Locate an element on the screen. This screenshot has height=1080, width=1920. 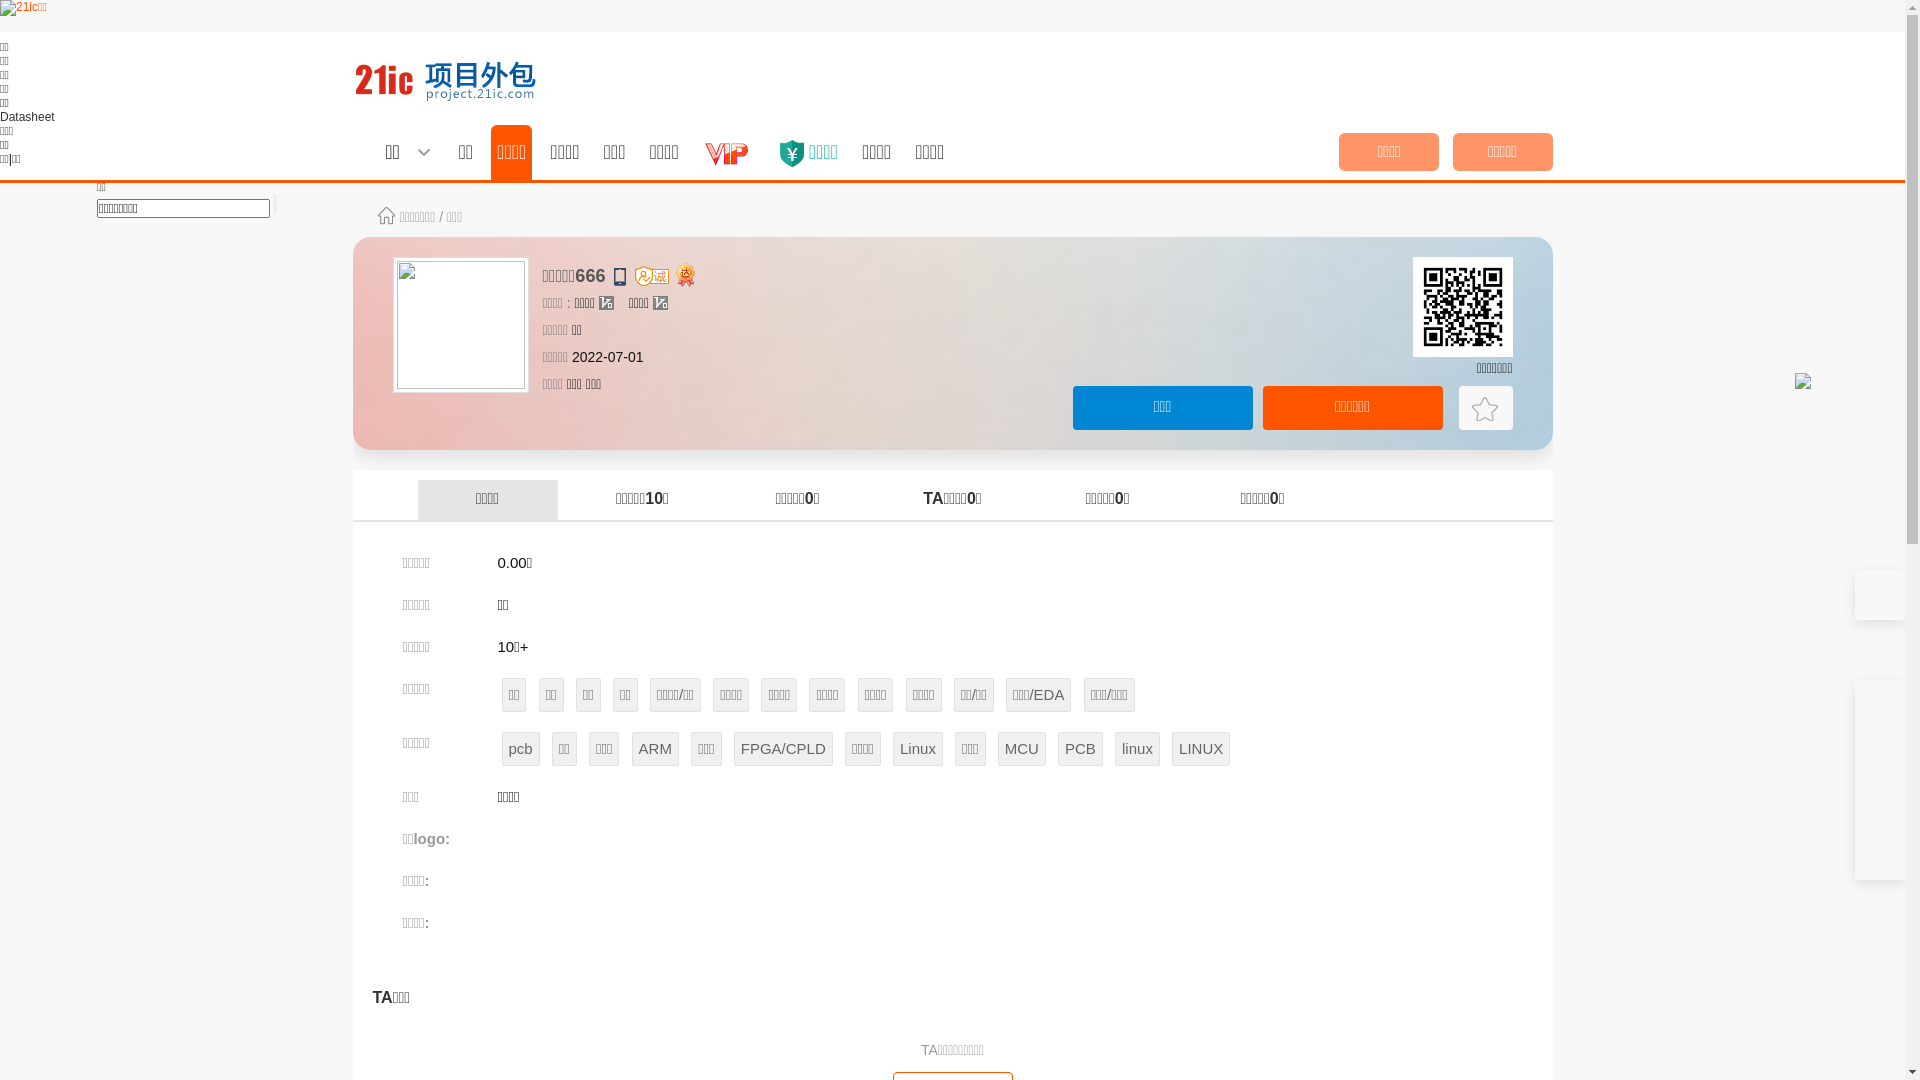
'FPGA/CPLD' is located at coordinates (782, 748).